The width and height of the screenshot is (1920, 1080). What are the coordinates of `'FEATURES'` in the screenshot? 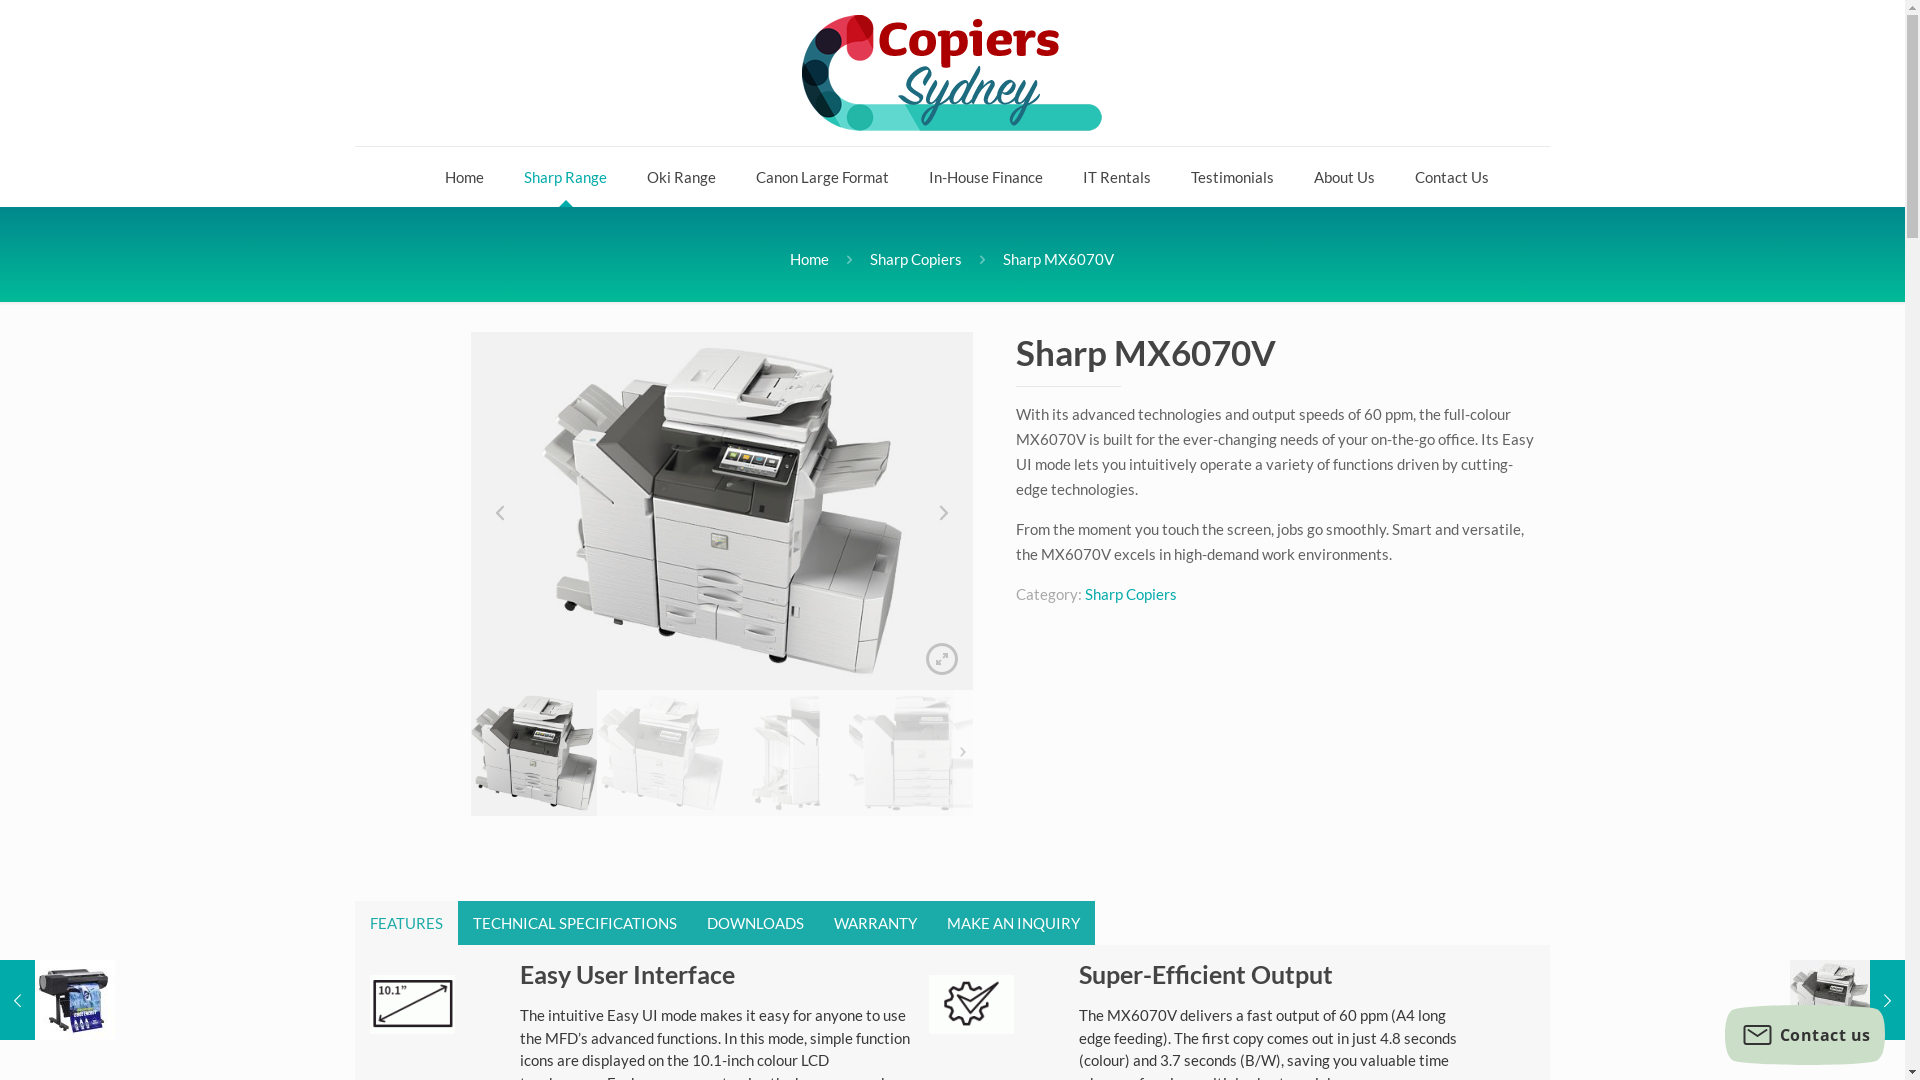 It's located at (405, 923).